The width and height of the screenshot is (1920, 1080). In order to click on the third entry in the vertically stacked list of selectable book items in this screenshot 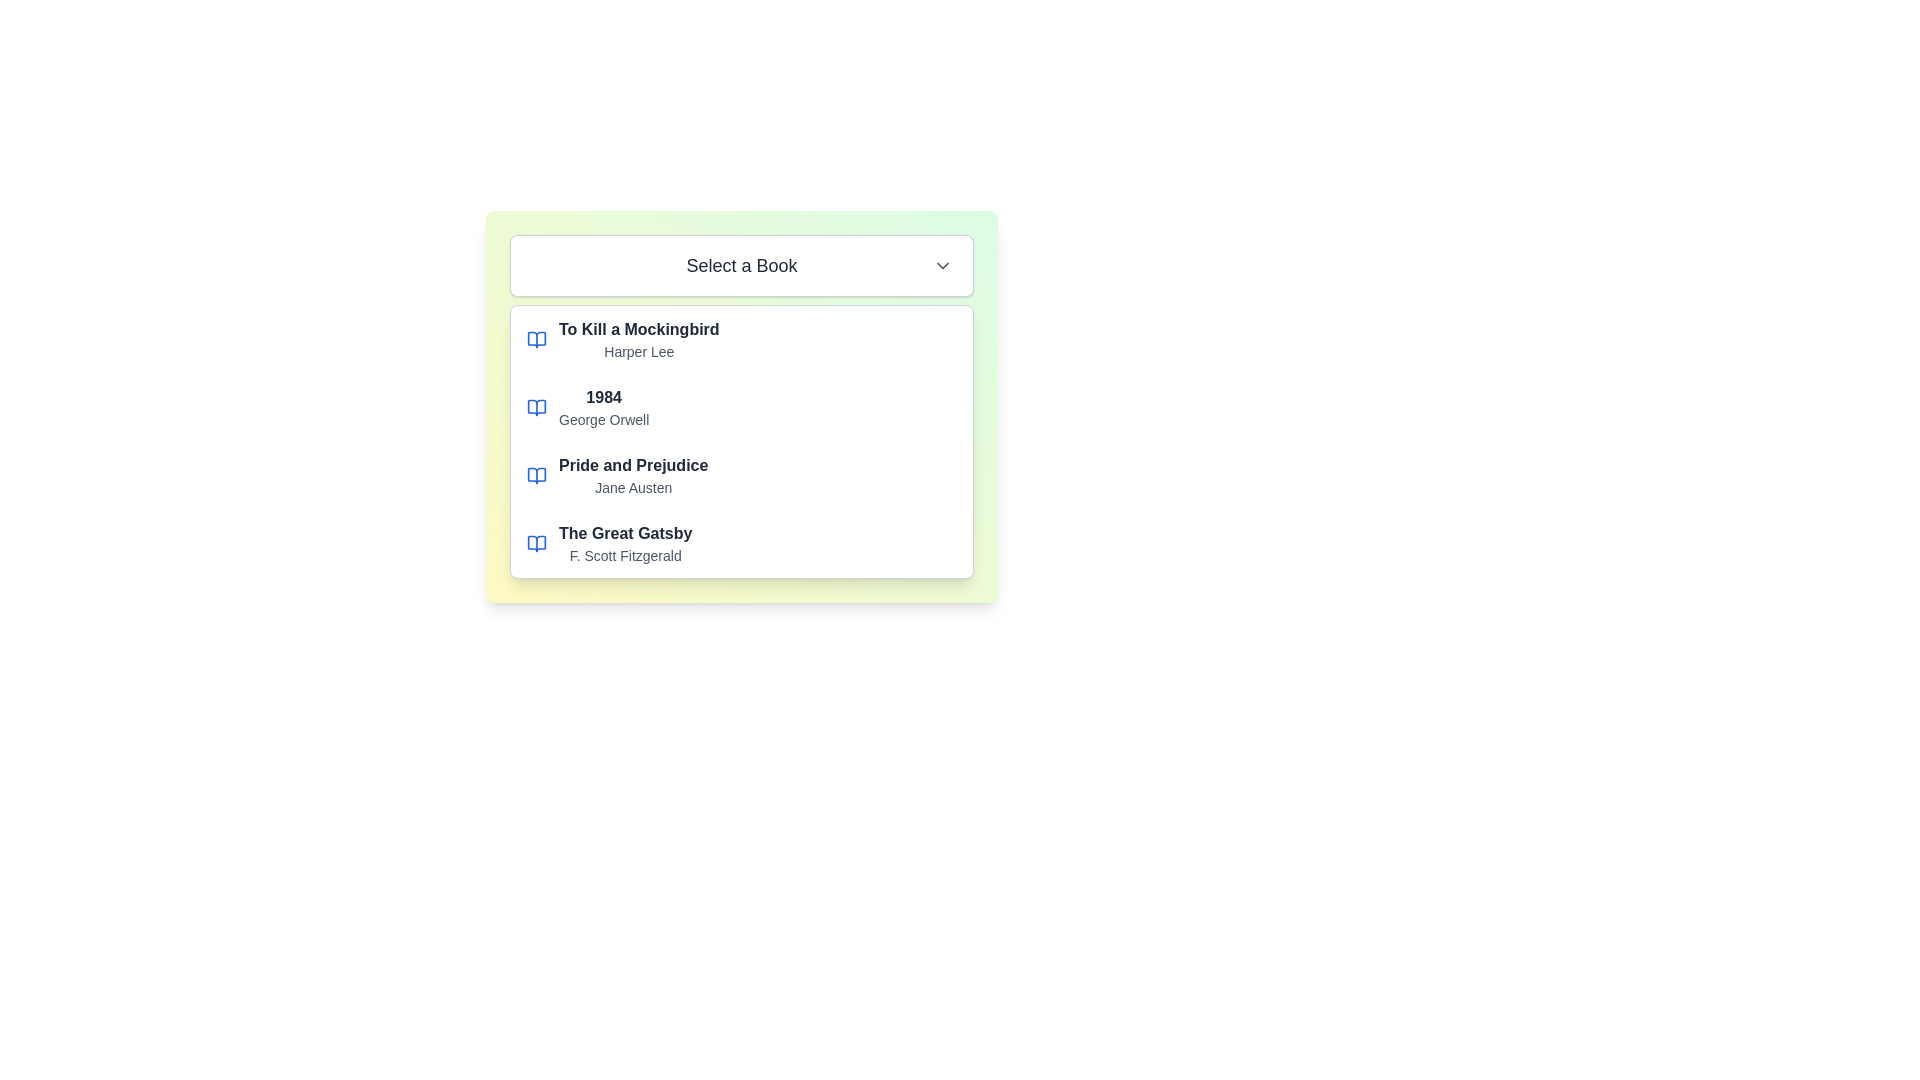, I will do `click(741, 475)`.